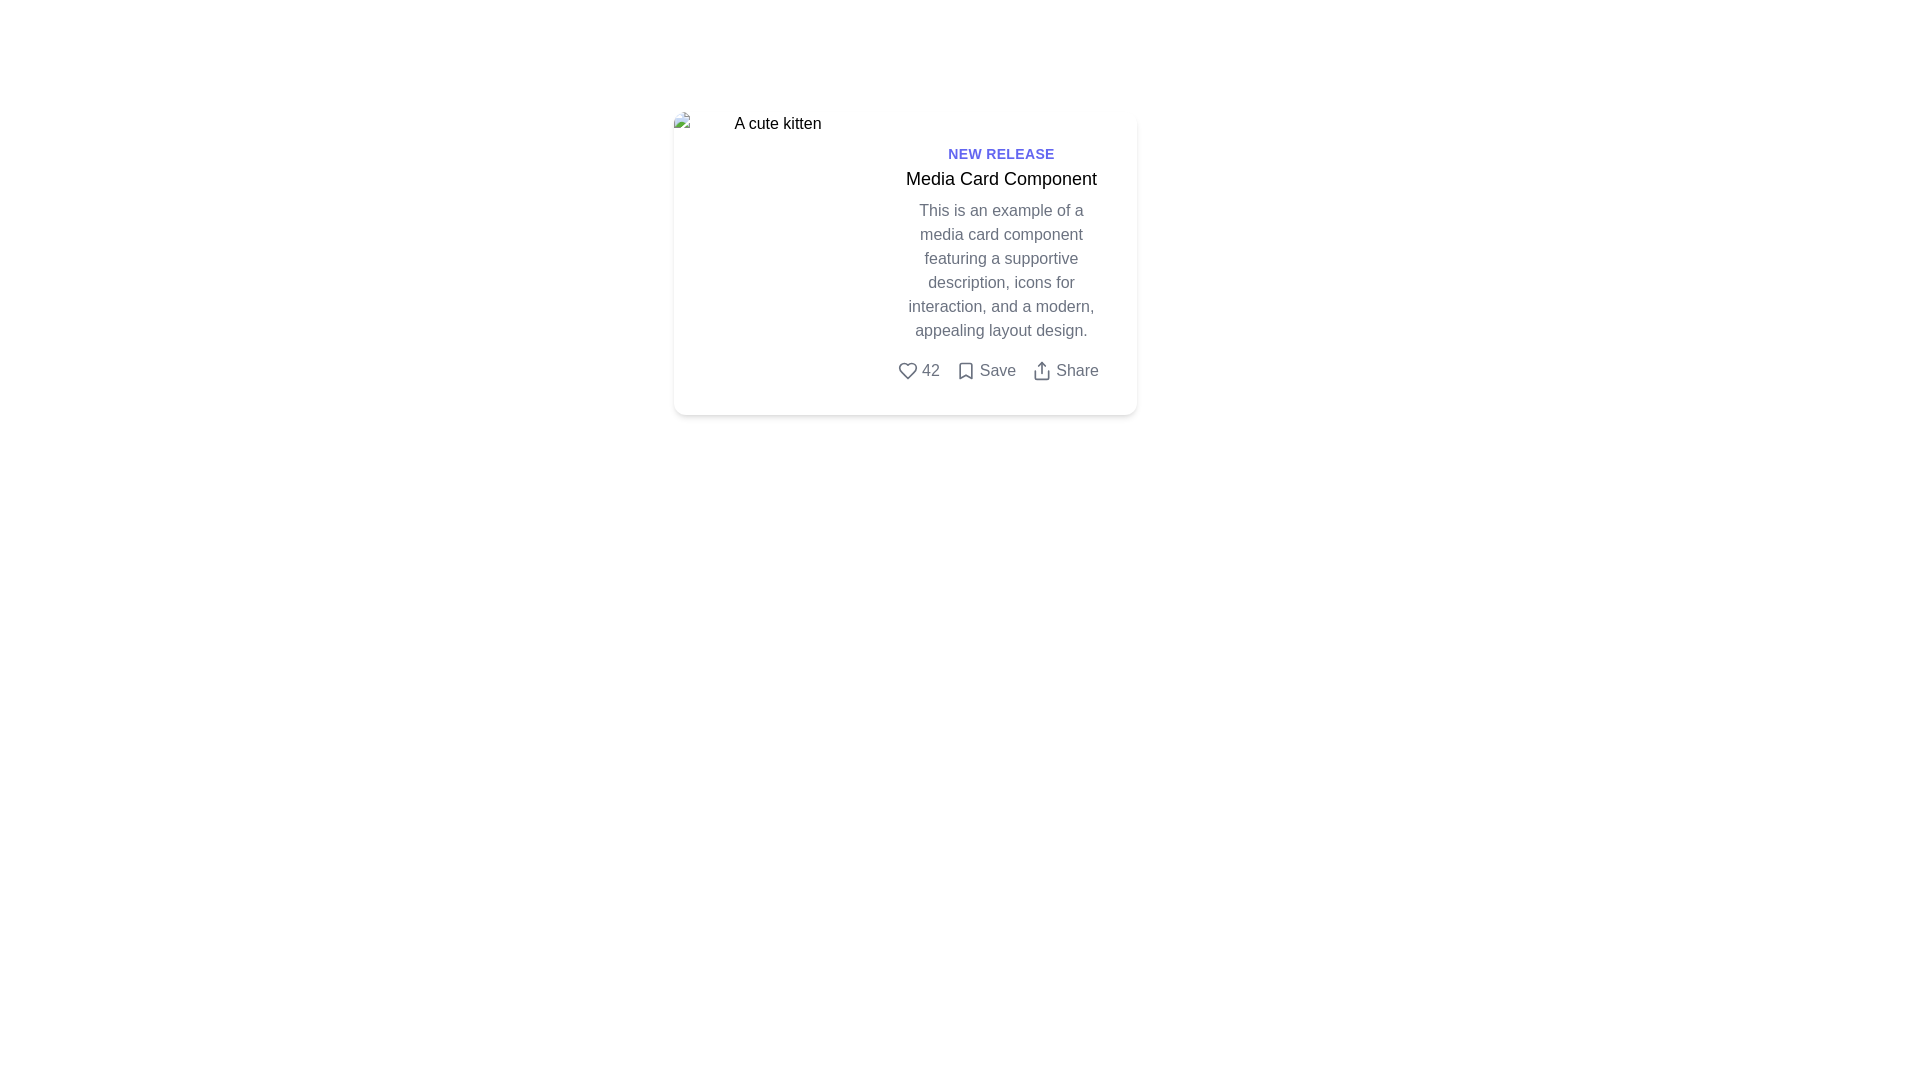 The width and height of the screenshot is (1920, 1080). Describe the element at coordinates (998, 370) in the screenshot. I see `text label displaying 'Save' in gray font, which is part of a button-like UI component located to the right of a bookmark icon` at that location.